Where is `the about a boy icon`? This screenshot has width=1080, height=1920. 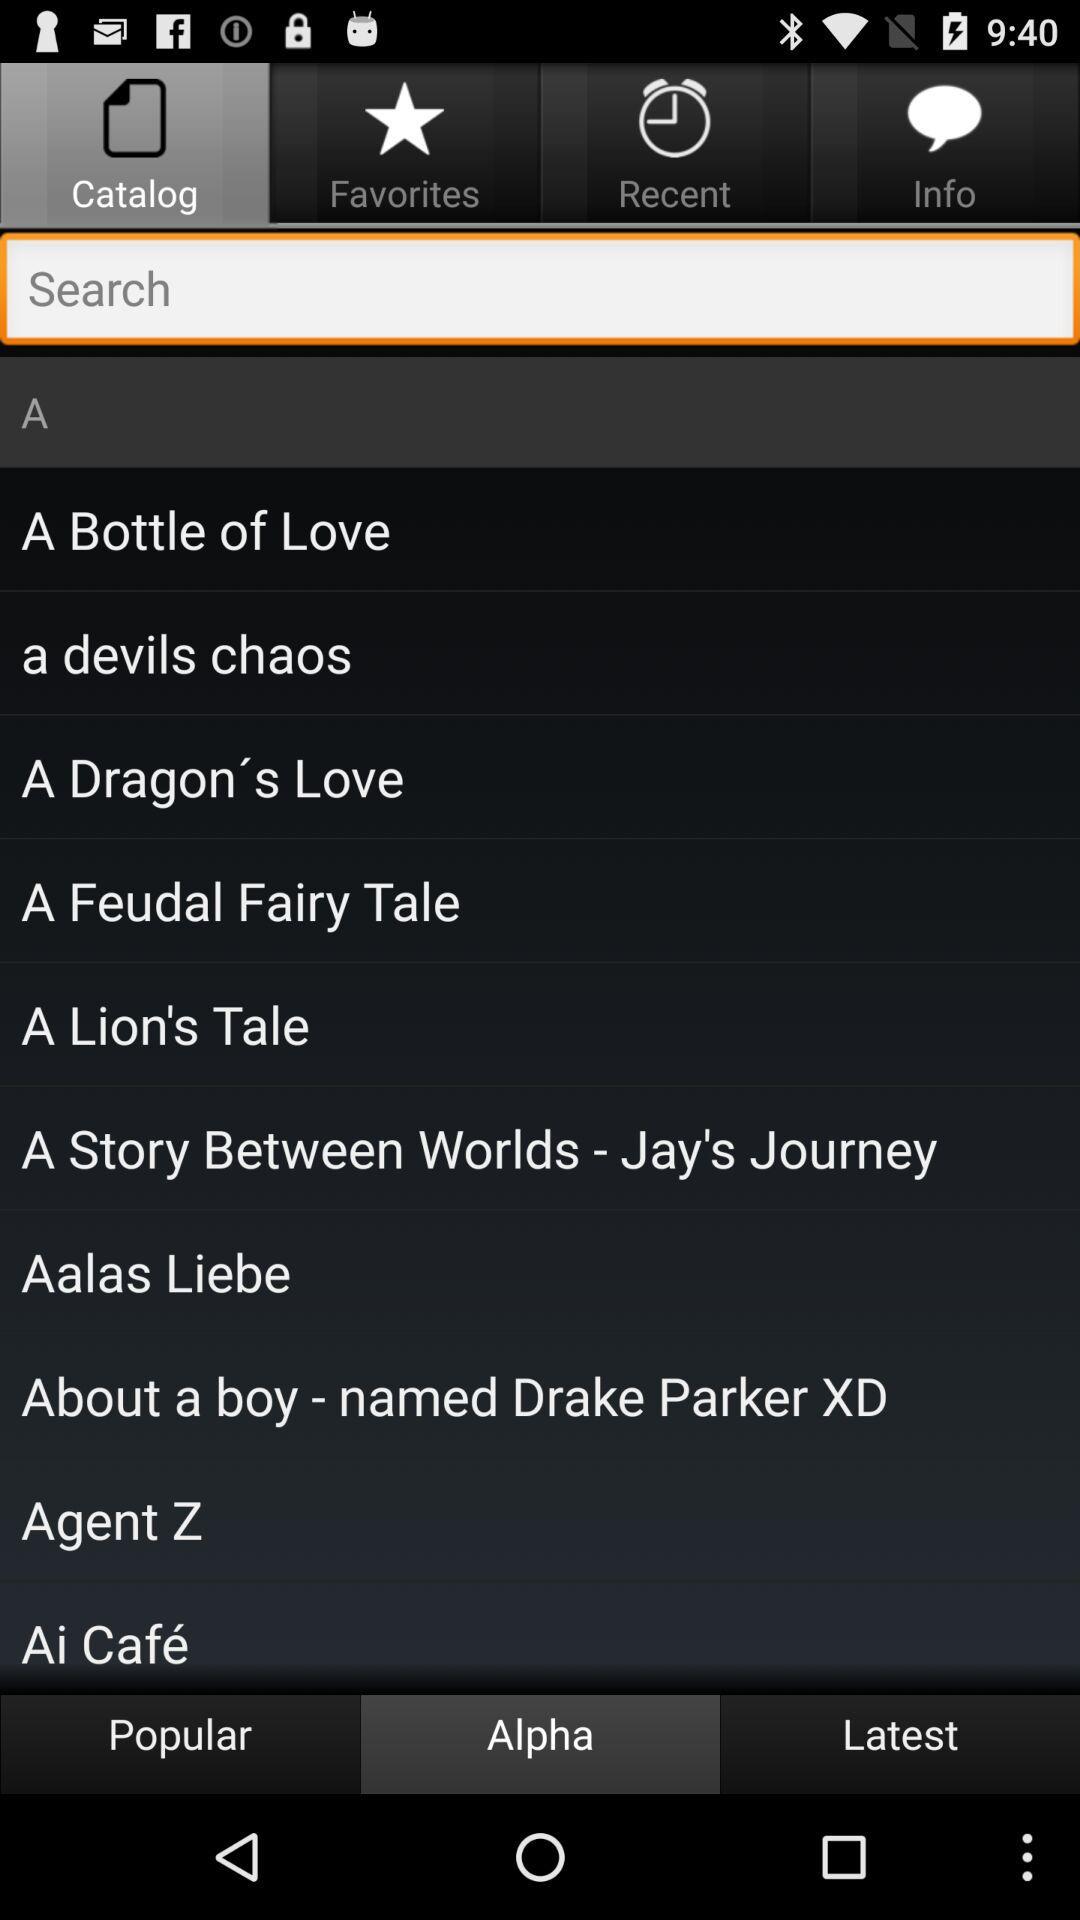 the about a boy icon is located at coordinates (540, 1394).